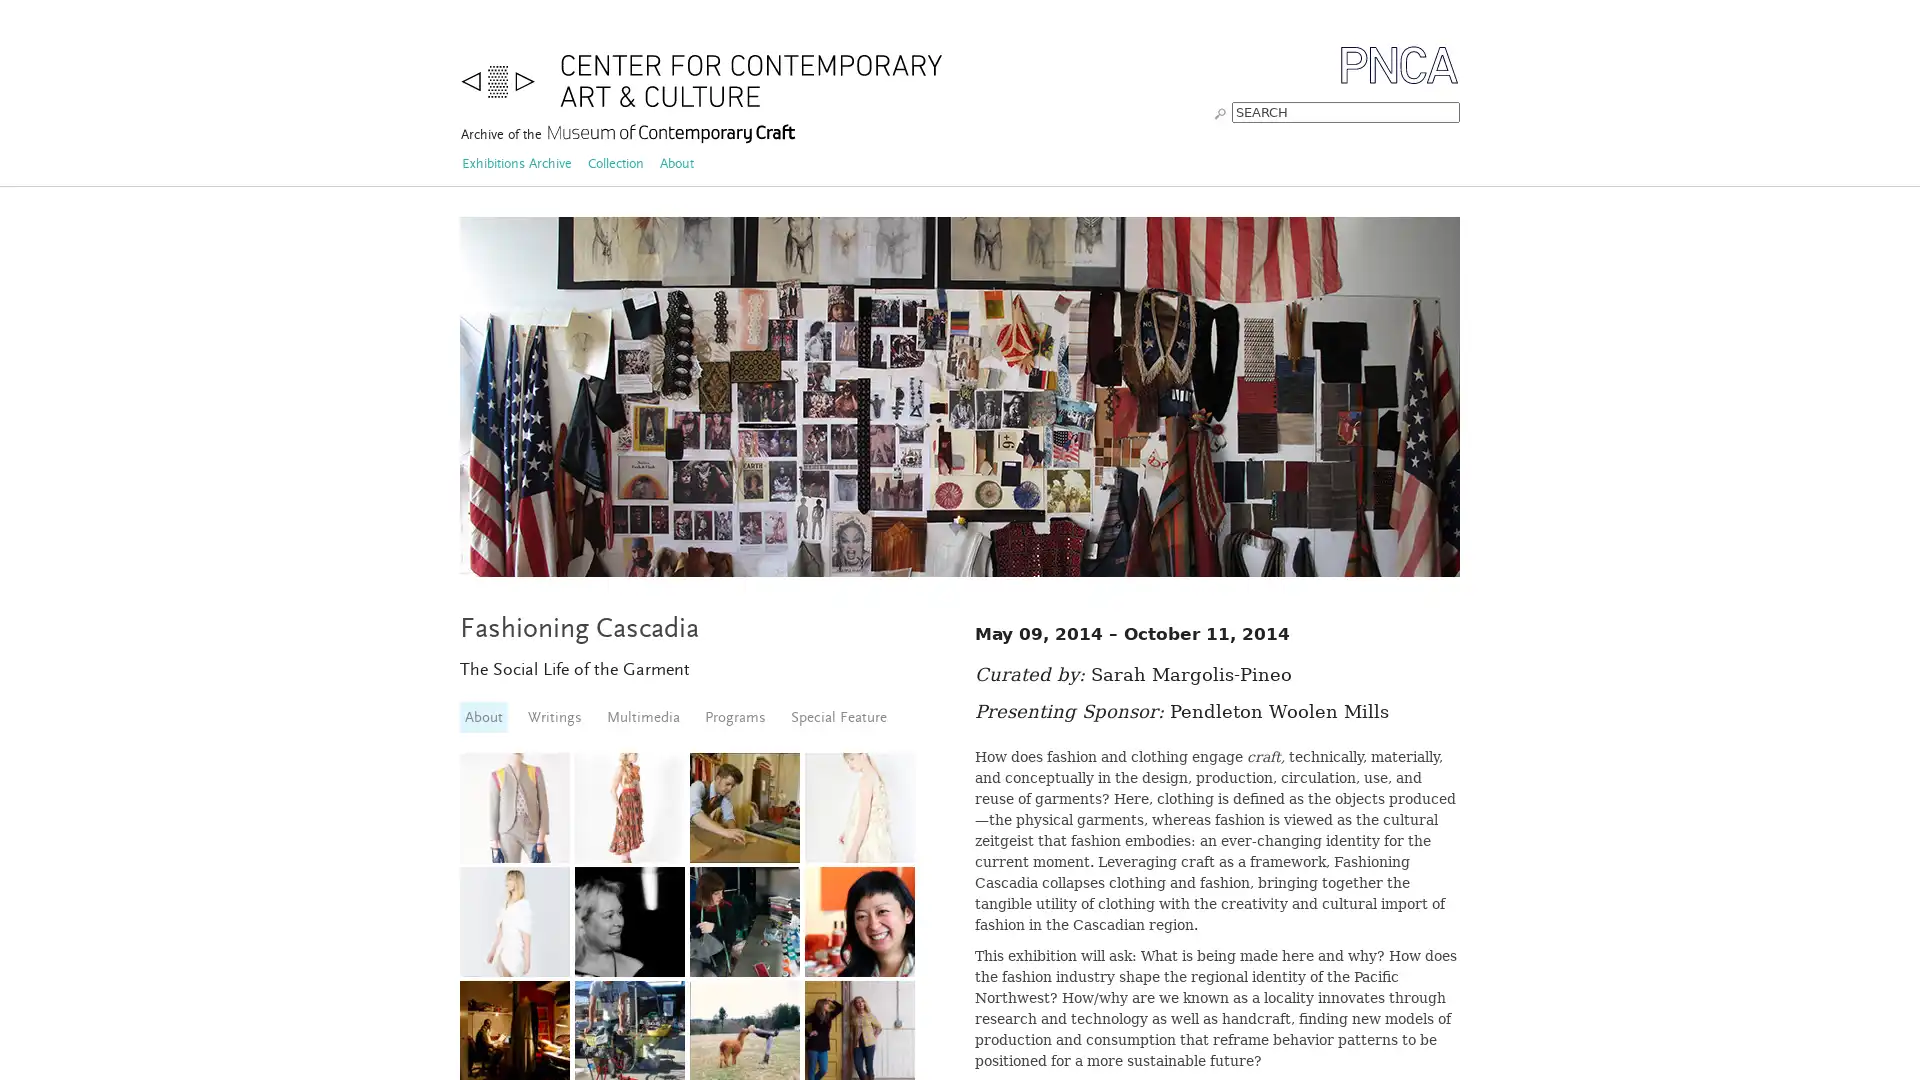 The width and height of the screenshot is (1920, 1080). I want to click on Submit, so click(1219, 111).